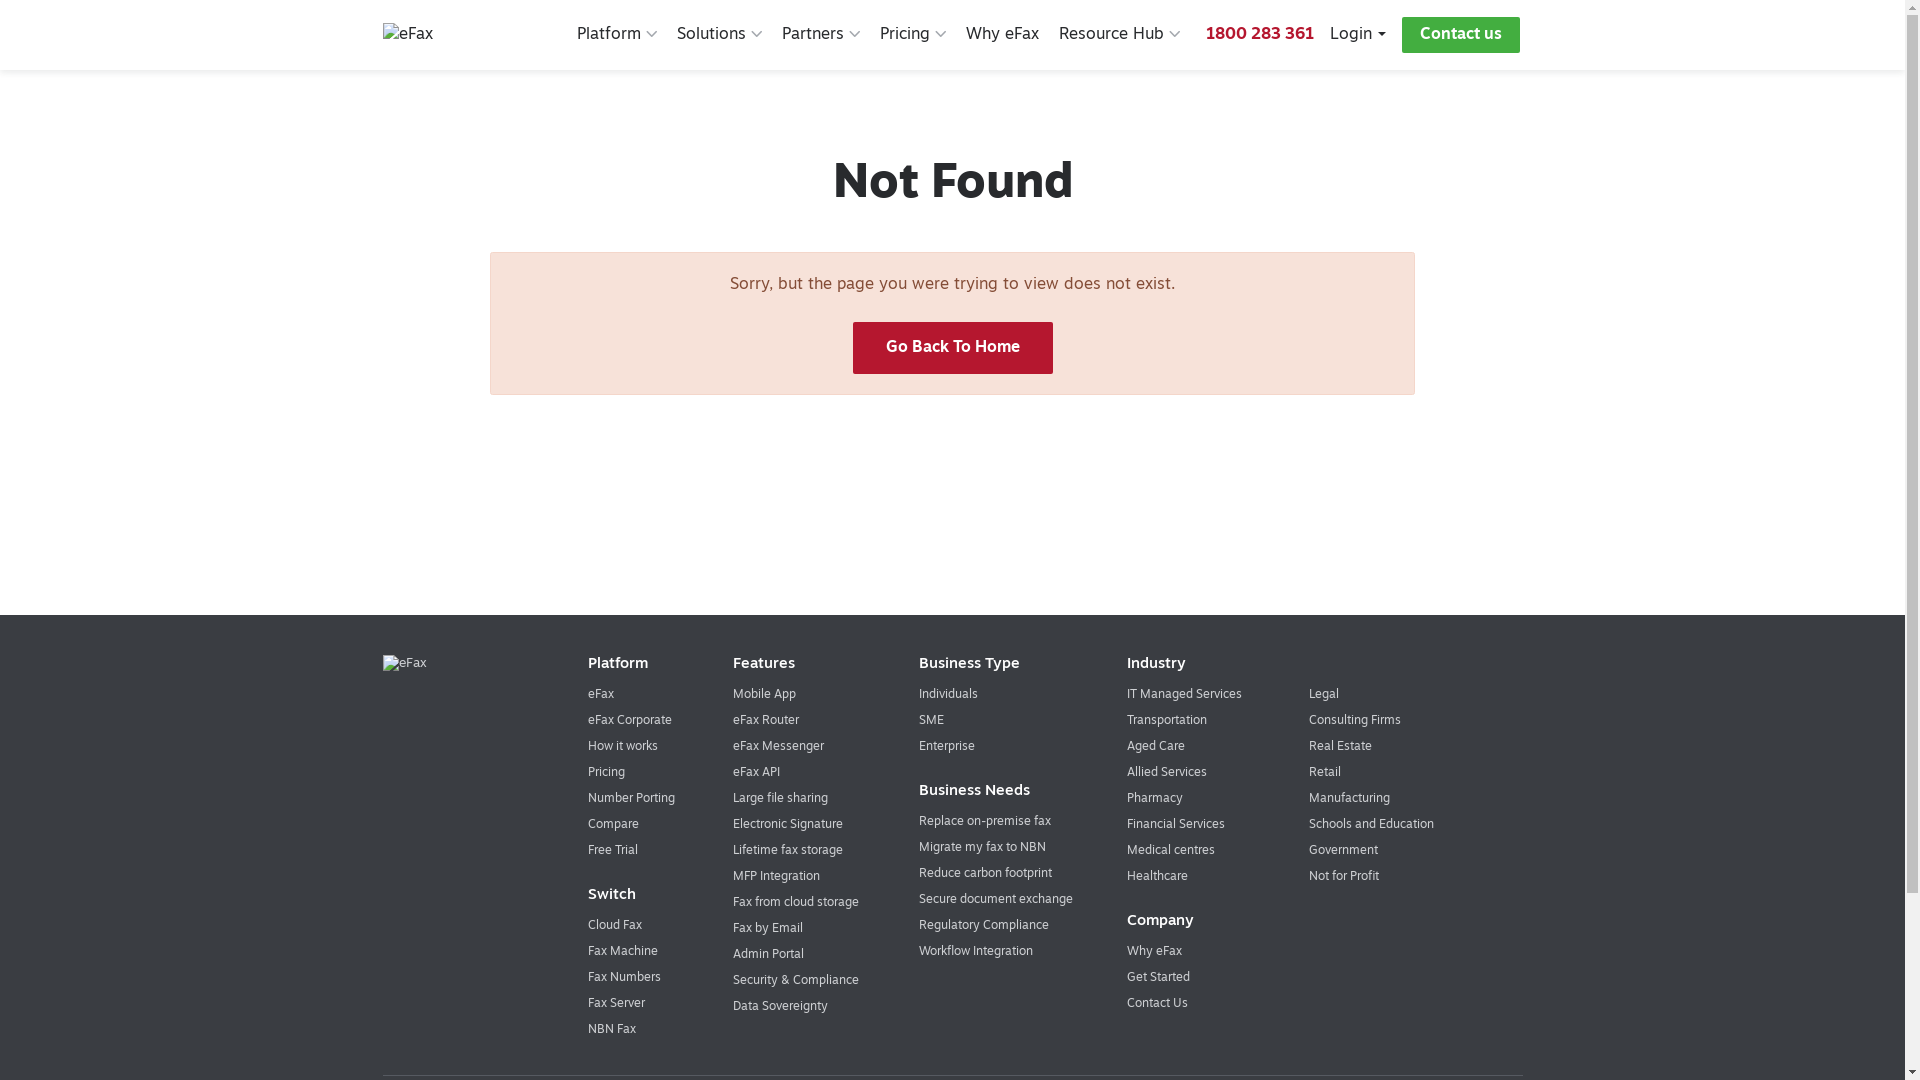 The image size is (1920, 1080). Describe the element at coordinates (983, 925) in the screenshot. I see `'Regulatory Compliance'` at that location.